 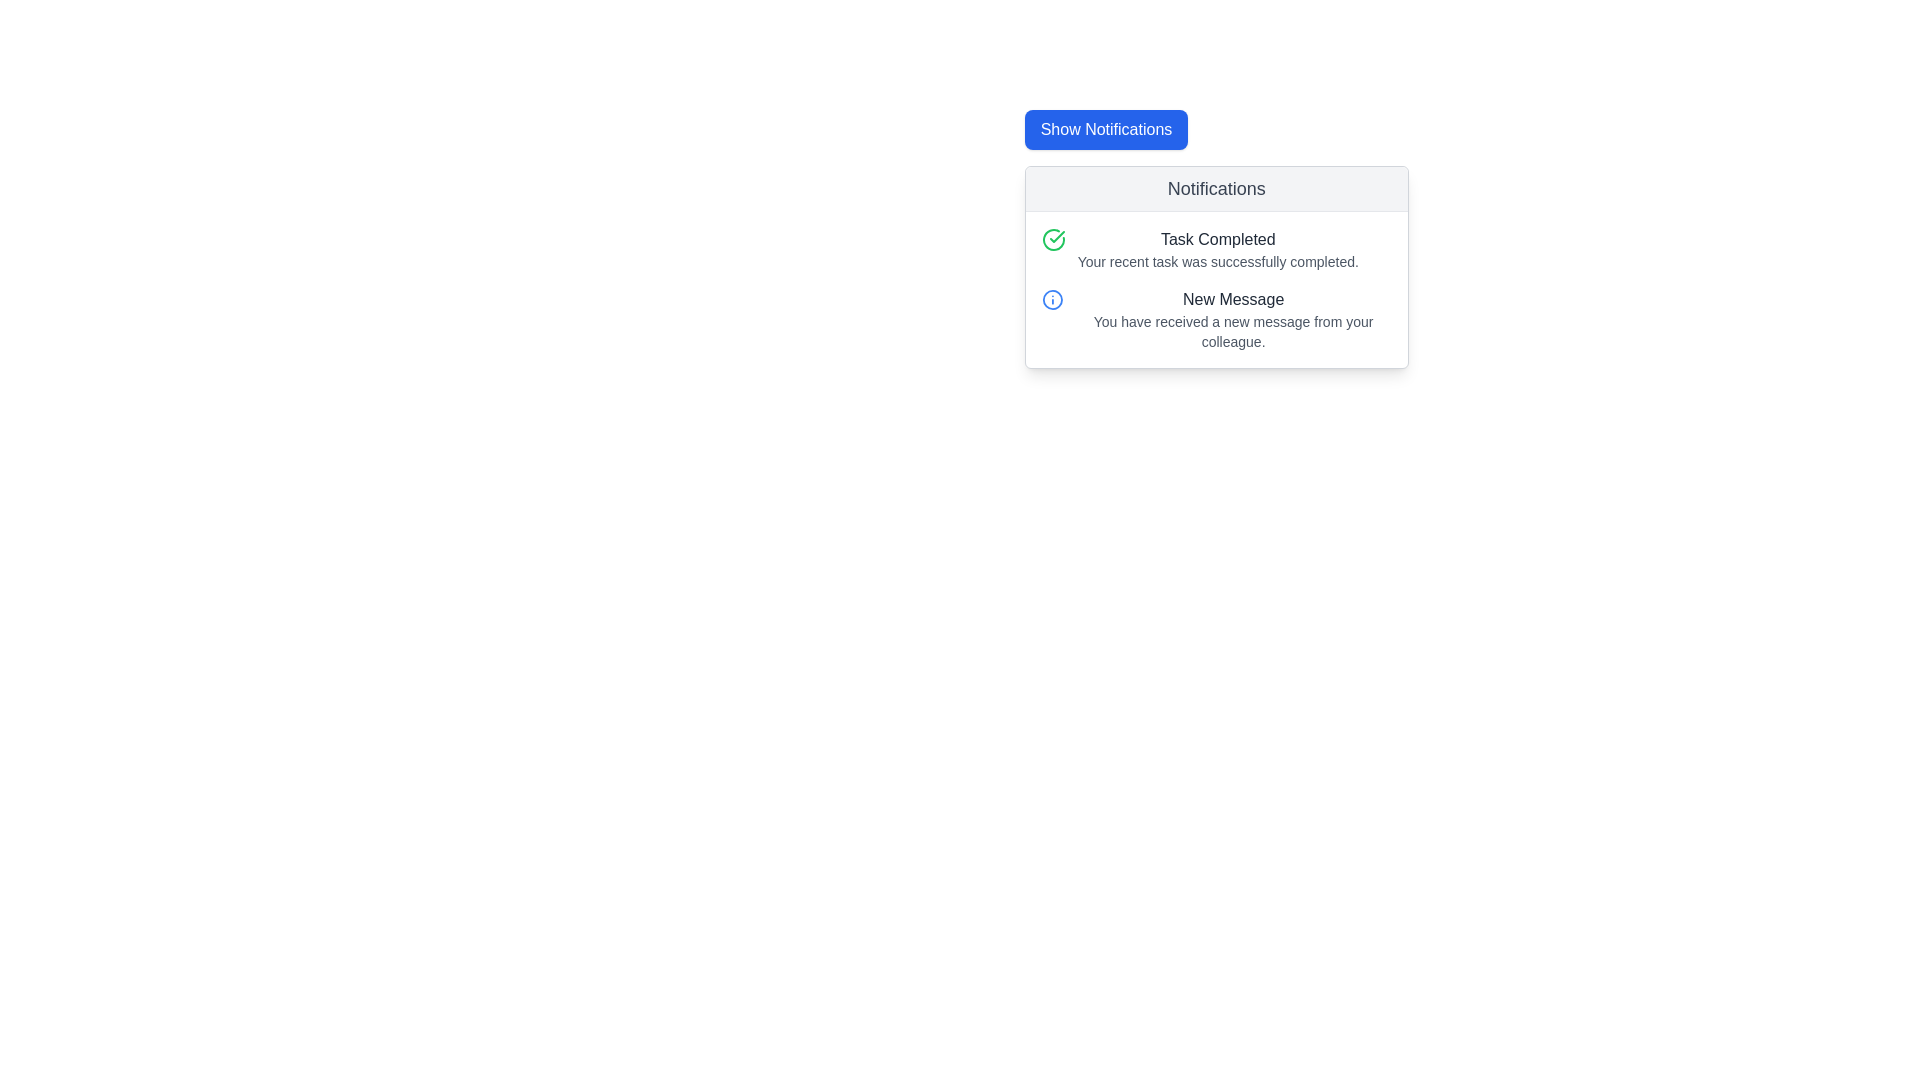 What do you see at coordinates (1215, 189) in the screenshot?
I see `the header section of the notification panel, which indicates the purpose of the panel content below and is positioned directly below the 'Show Notifications' button` at bounding box center [1215, 189].